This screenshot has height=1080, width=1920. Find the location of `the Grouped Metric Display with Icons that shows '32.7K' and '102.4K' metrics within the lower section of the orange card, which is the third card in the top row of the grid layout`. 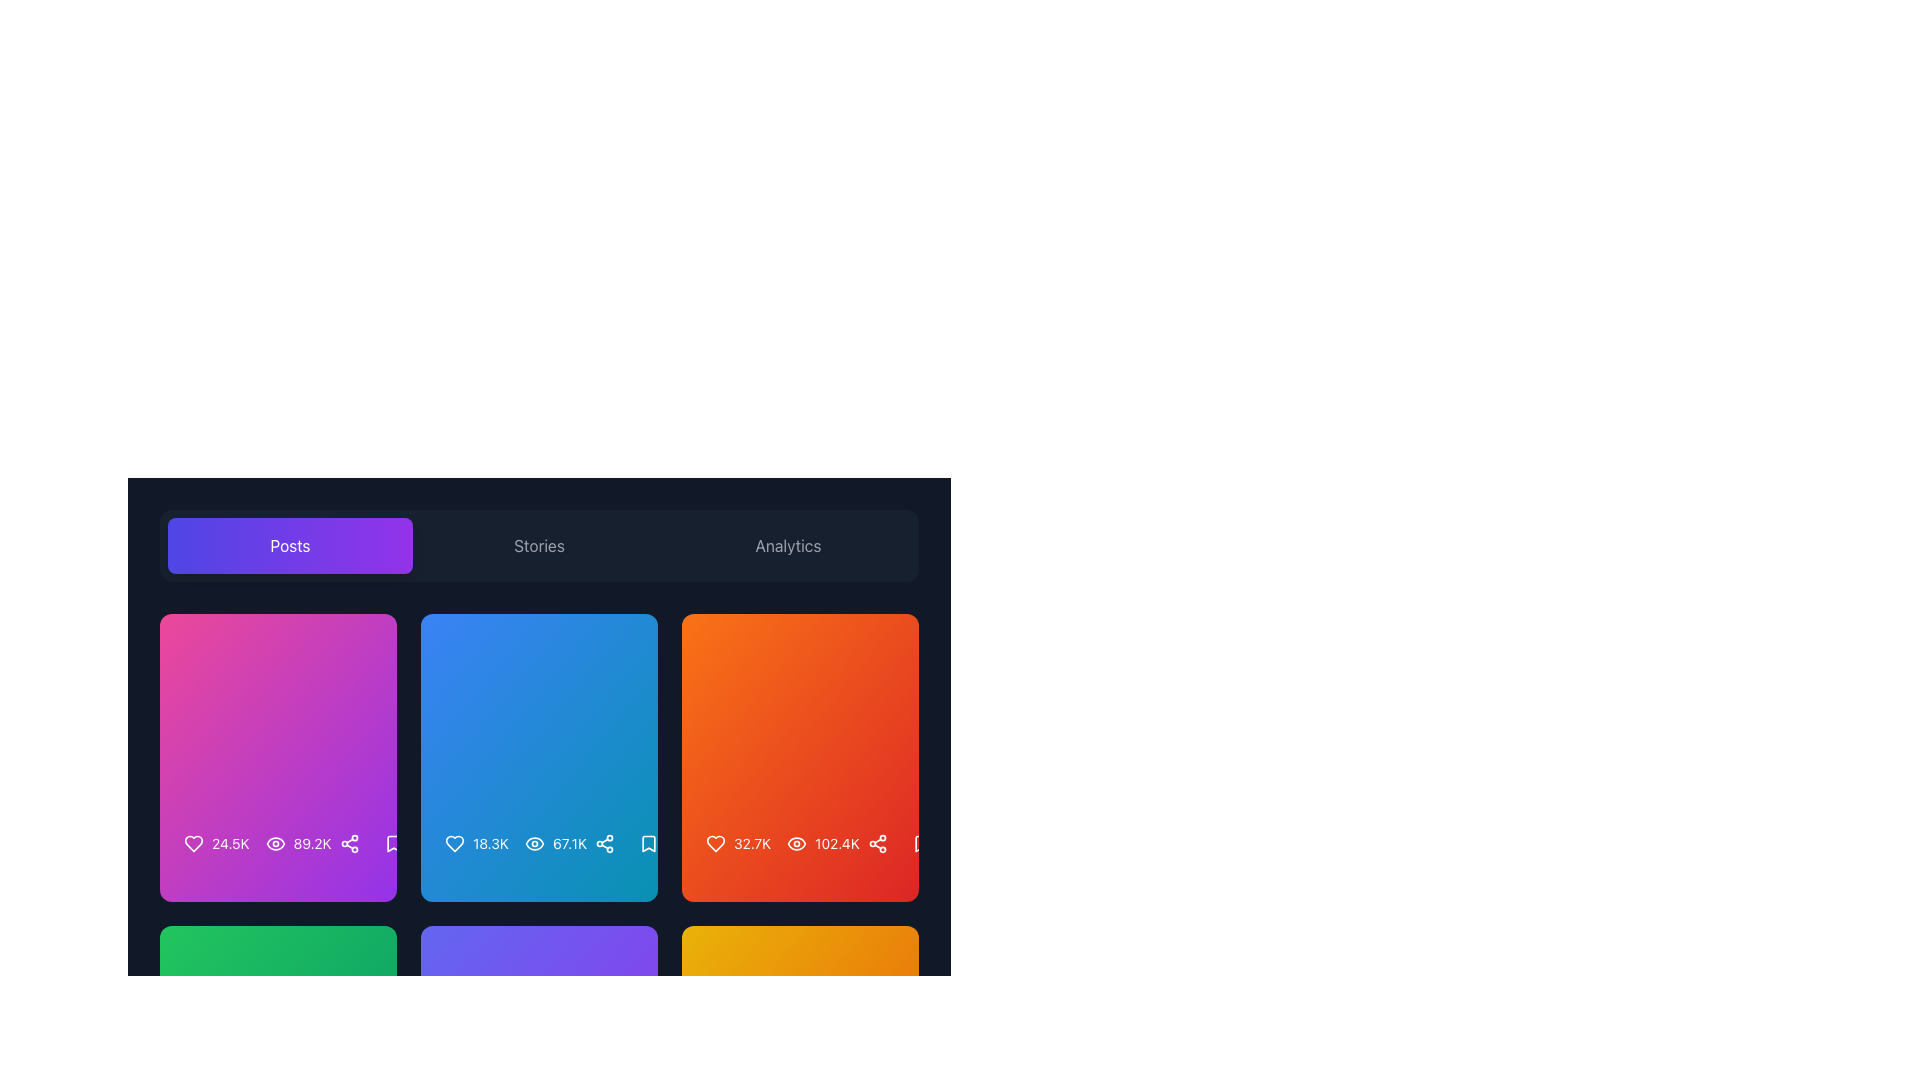

the Grouped Metric Display with Icons that shows '32.7K' and '102.4K' metrics within the lower section of the orange card, which is the third card in the top row of the grid layout is located at coordinates (781, 844).